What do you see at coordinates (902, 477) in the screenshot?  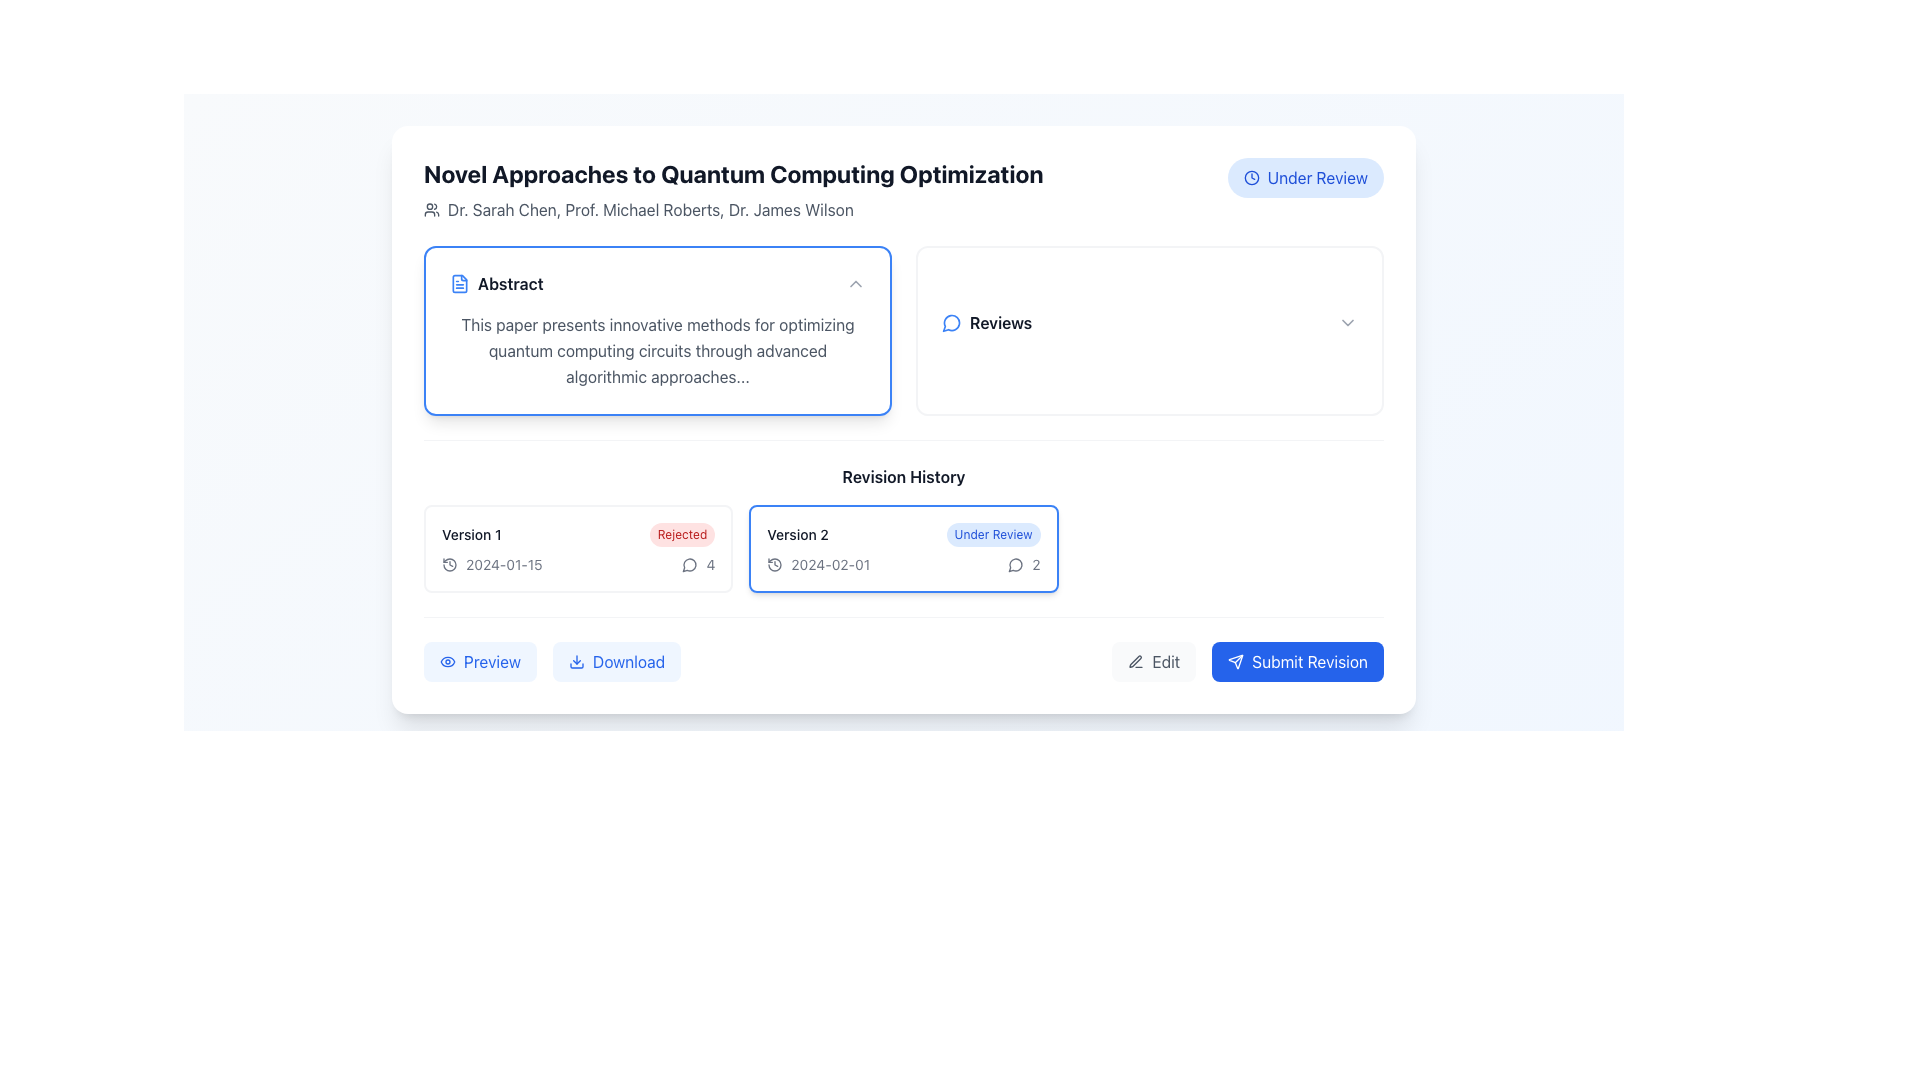 I see `the section` at bounding box center [902, 477].